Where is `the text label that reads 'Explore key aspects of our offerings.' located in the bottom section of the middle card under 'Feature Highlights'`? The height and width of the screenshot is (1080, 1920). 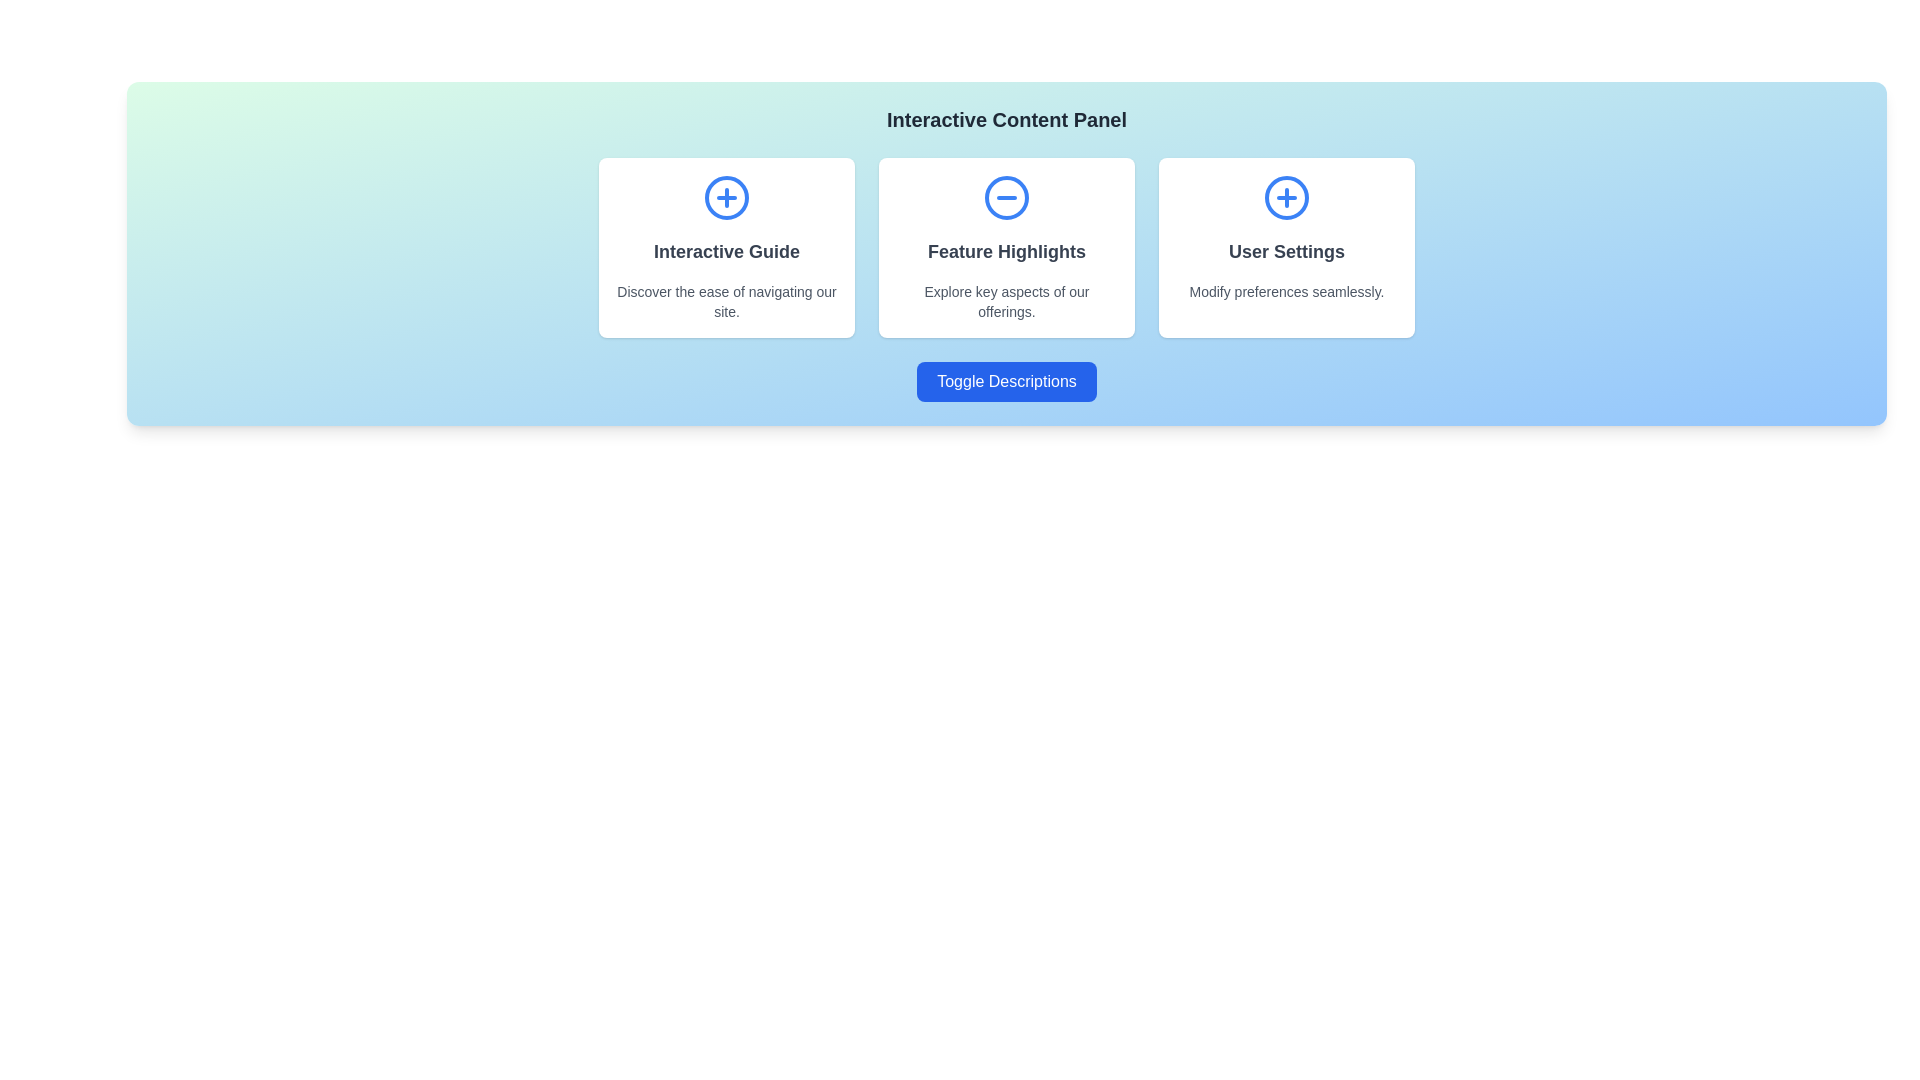
the text label that reads 'Explore key aspects of our offerings.' located in the bottom section of the middle card under 'Feature Highlights' is located at coordinates (1007, 301).